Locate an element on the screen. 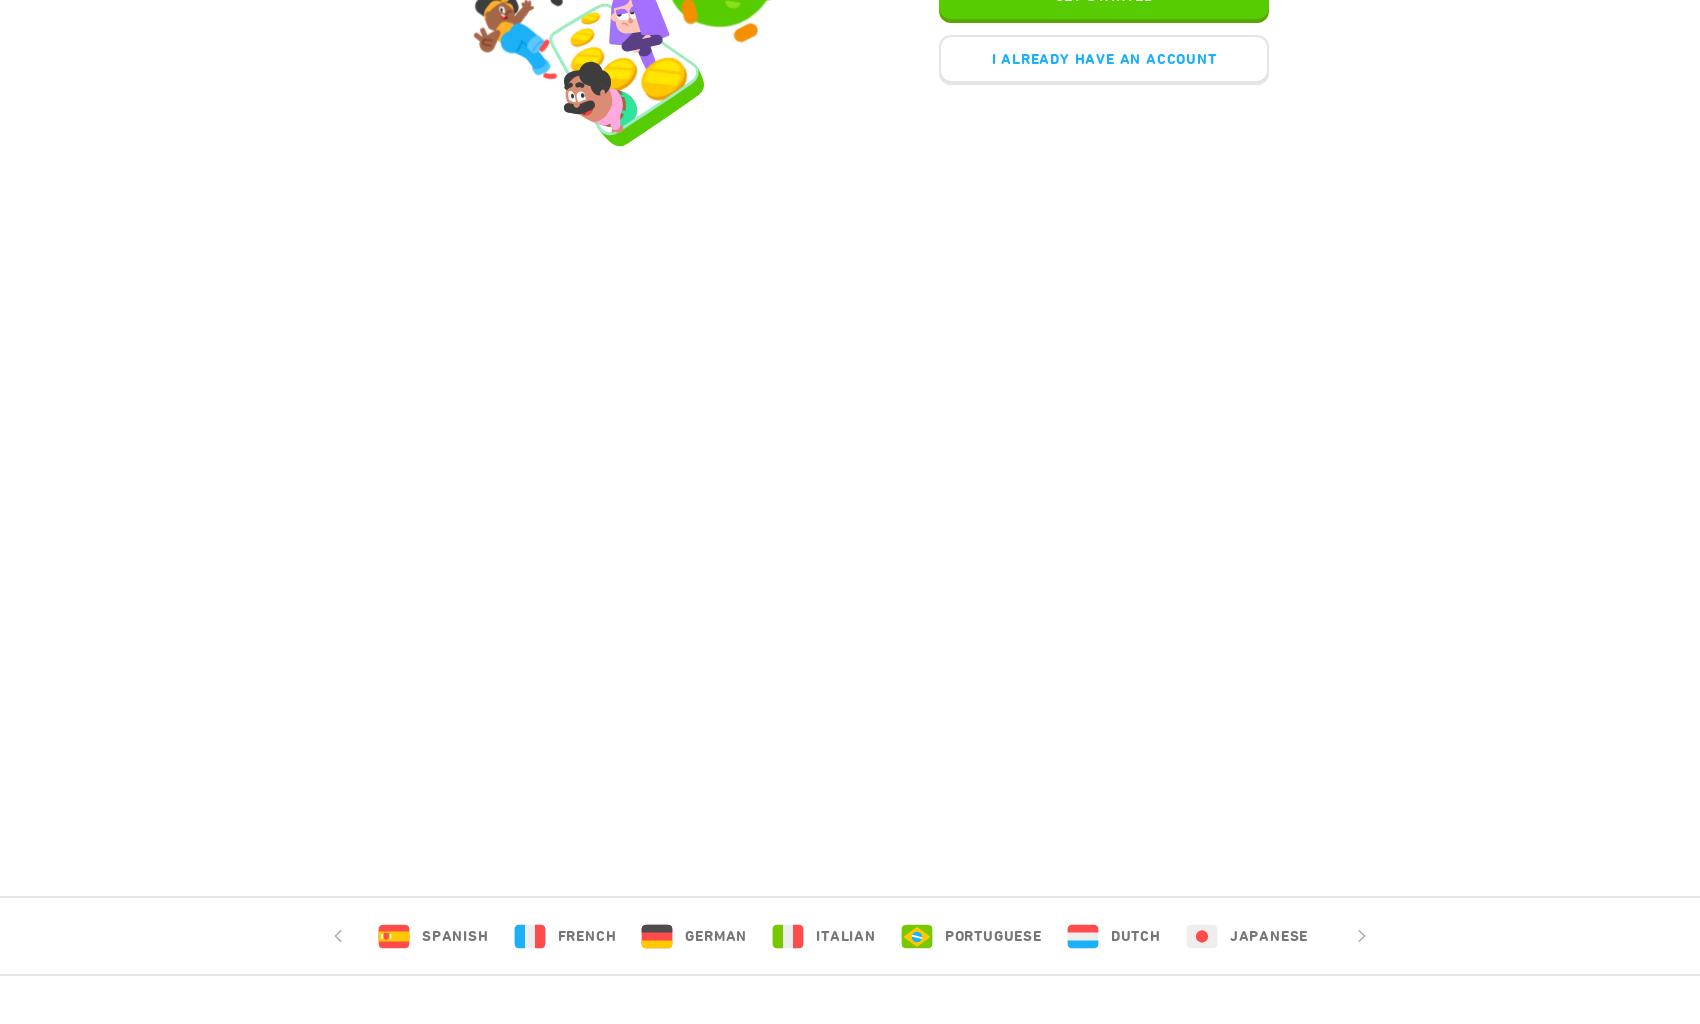 This screenshot has height=1024, width=1700. 'Welsh' is located at coordinates (1643, 935).